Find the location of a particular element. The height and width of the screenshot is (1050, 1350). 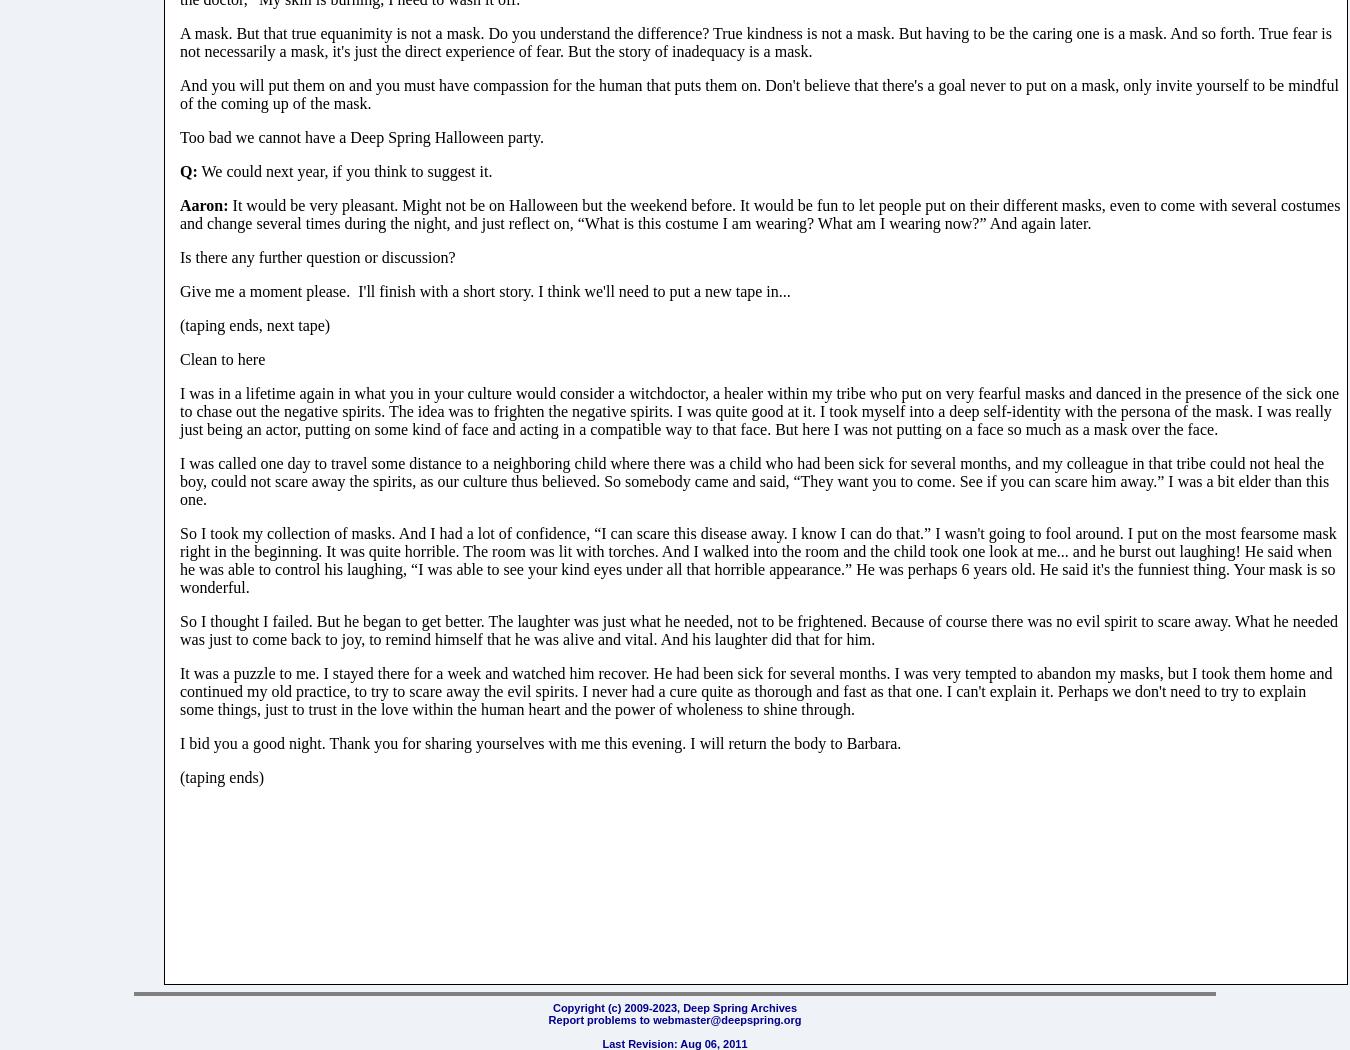

'(taping ends)' is located at coordinates (221, 776).